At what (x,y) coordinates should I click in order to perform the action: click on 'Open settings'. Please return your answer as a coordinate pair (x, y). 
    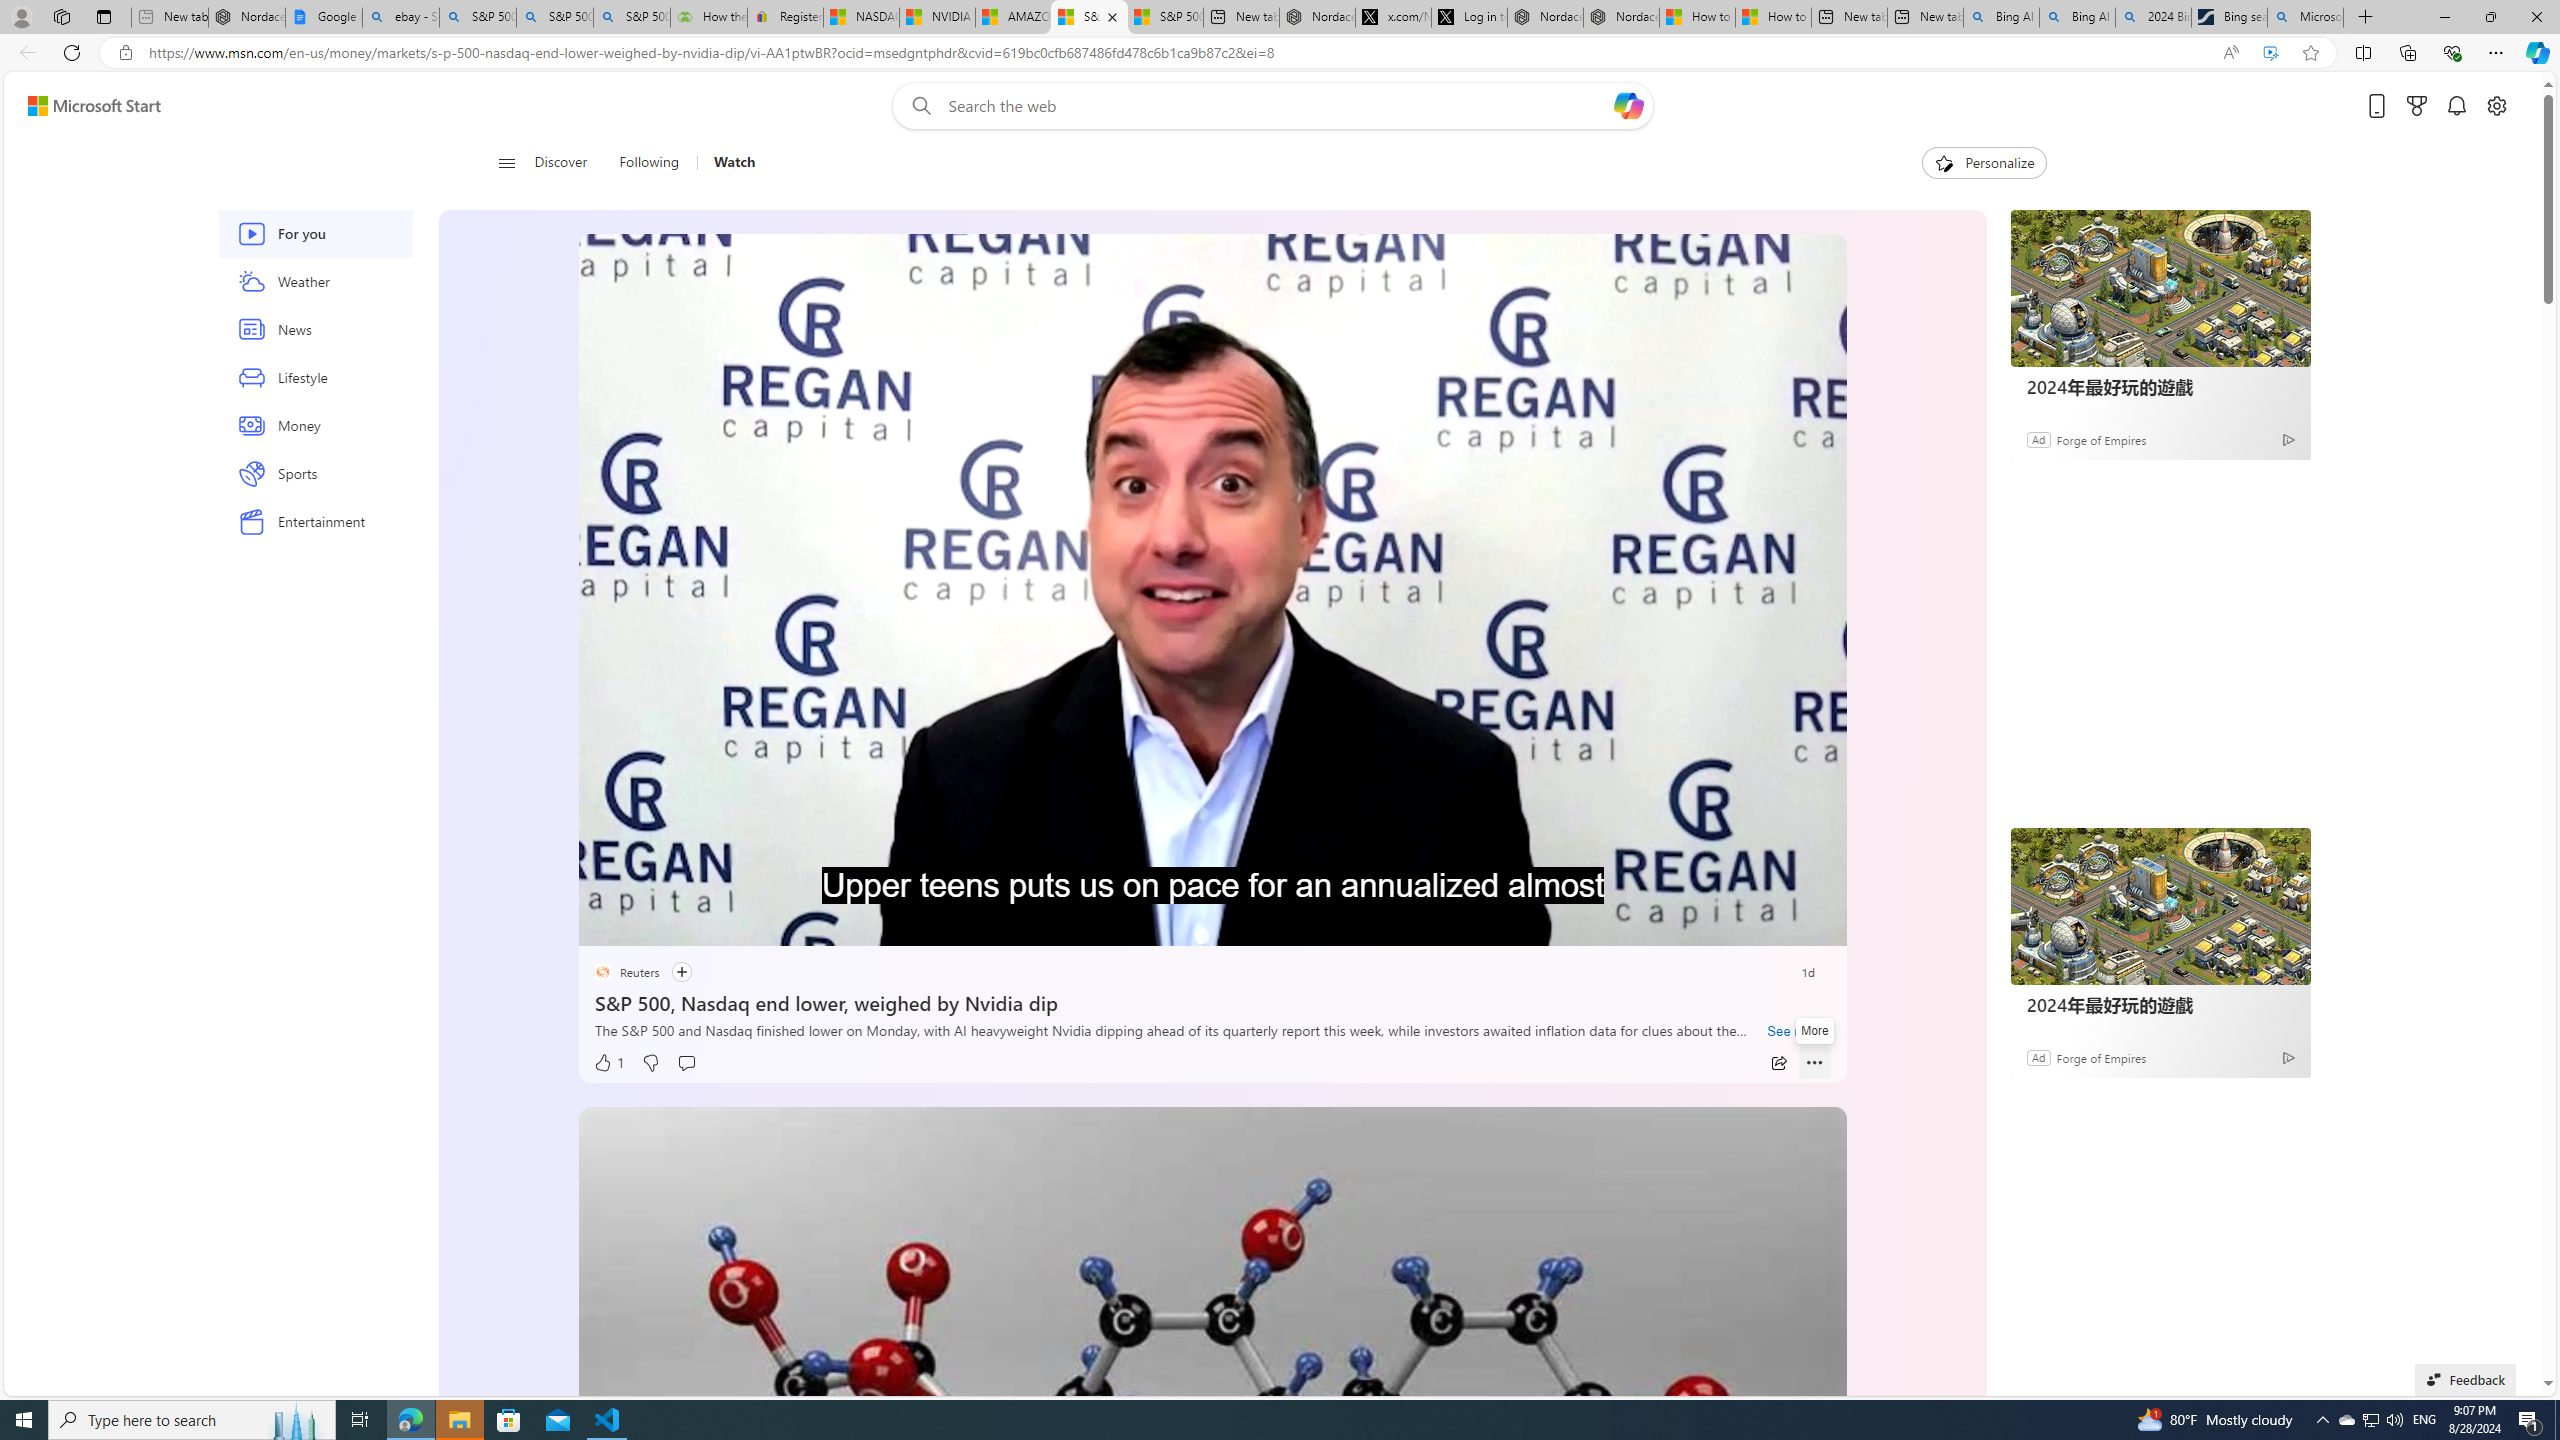
    Looking at the image, I should click on (2496, 106).